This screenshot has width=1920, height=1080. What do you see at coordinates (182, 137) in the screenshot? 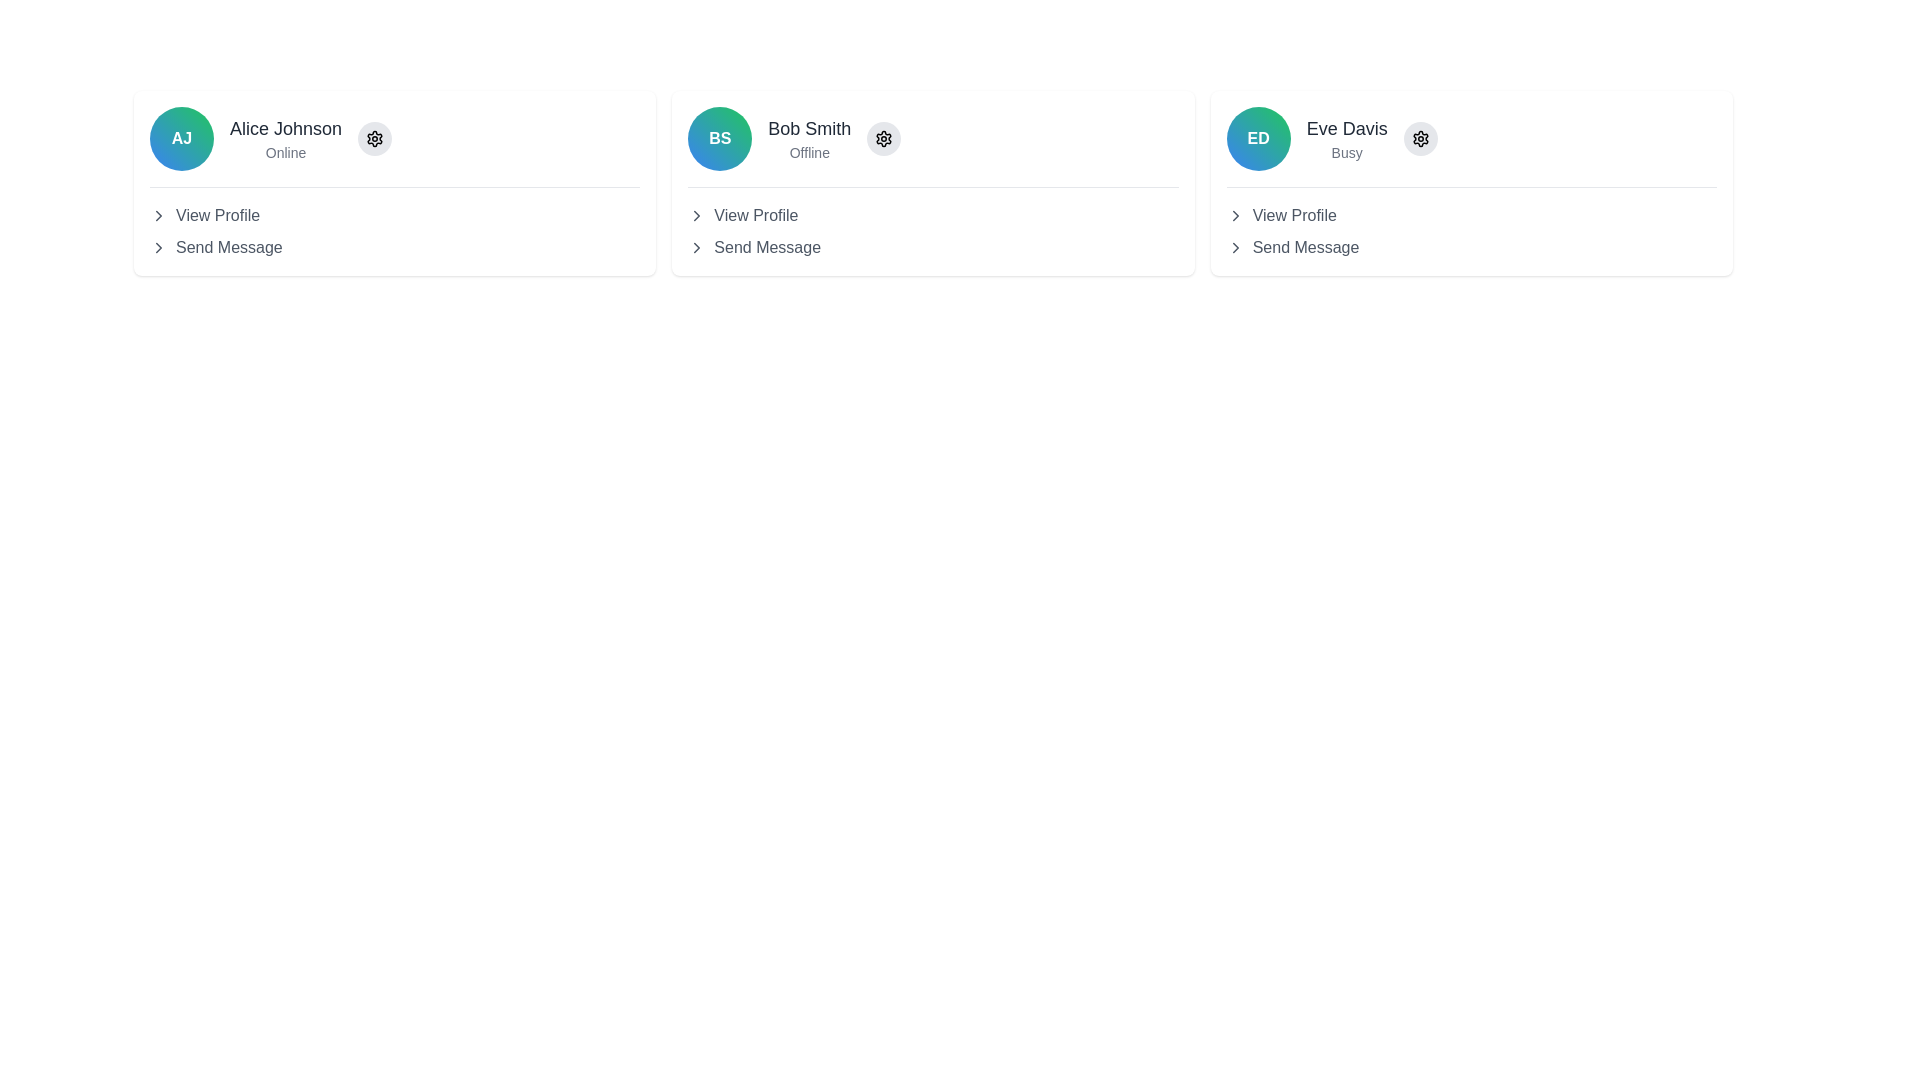
I see `the circular avatar displaying the initials 'AJ' in white bold text against a gradient background` at bounding box center [182, 137].